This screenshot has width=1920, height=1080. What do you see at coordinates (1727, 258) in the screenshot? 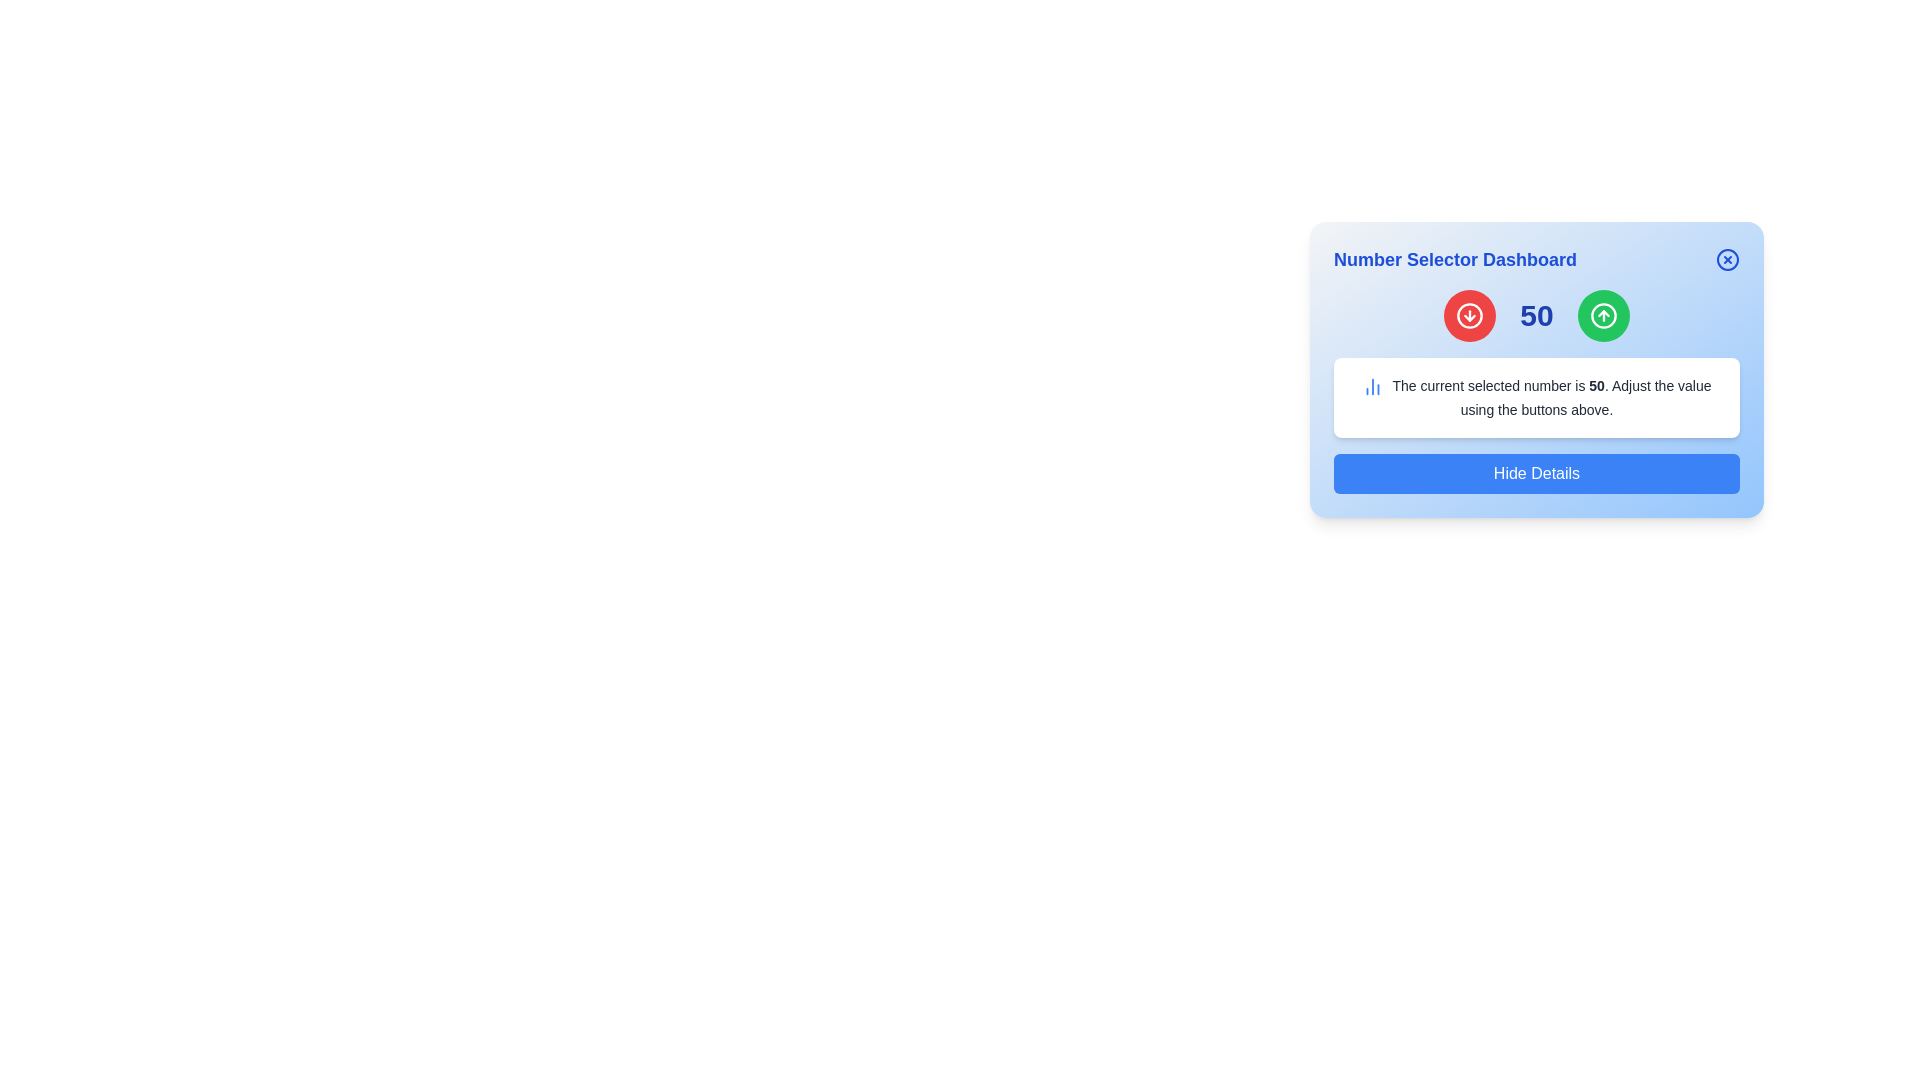
I see `the circular graphic element representing the close action for the modal located at the top-right corner of the 'Number Selector Dashboard' modal's header` at bounding box center [1727, 258].